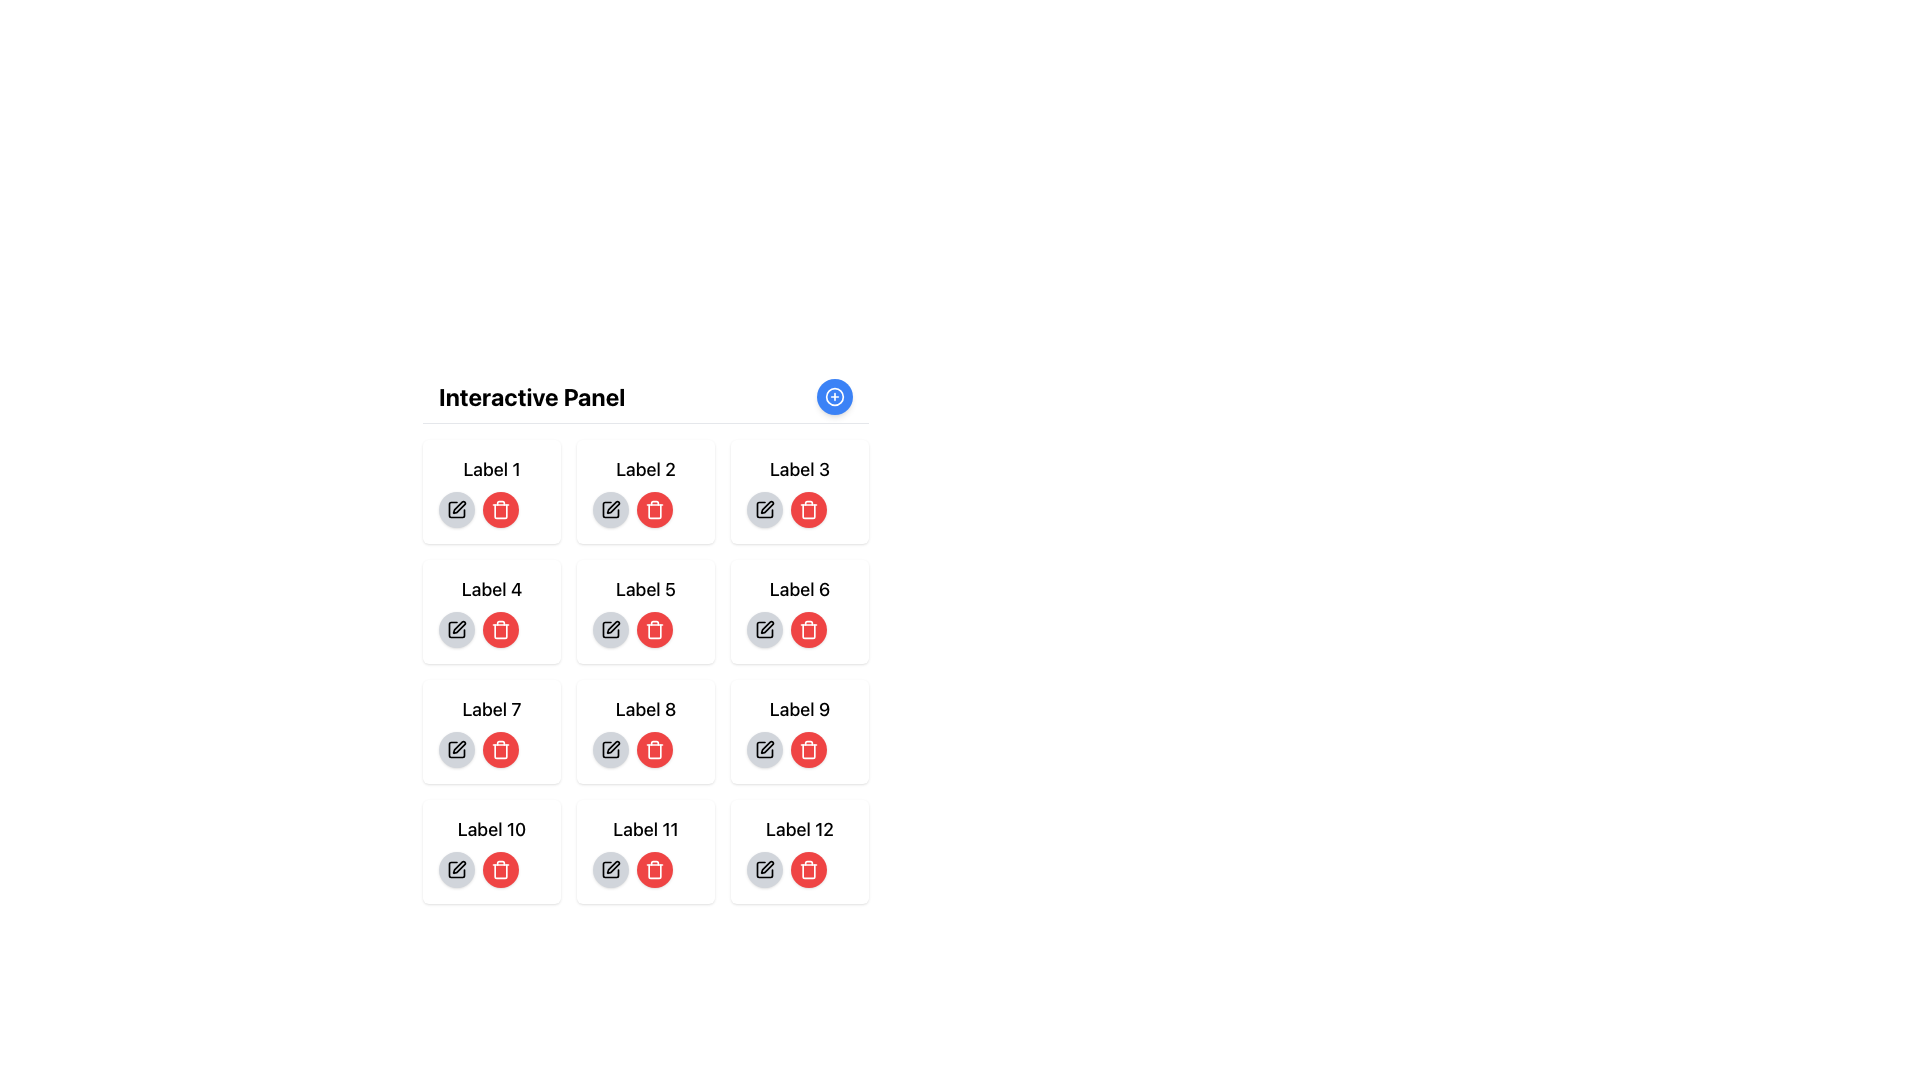  Describe the element at coordinates (809, 869) in the screenshot. I see `the circular red button with a white trash can icon, located at the bottom-right corner of the interactive grid` at that location.